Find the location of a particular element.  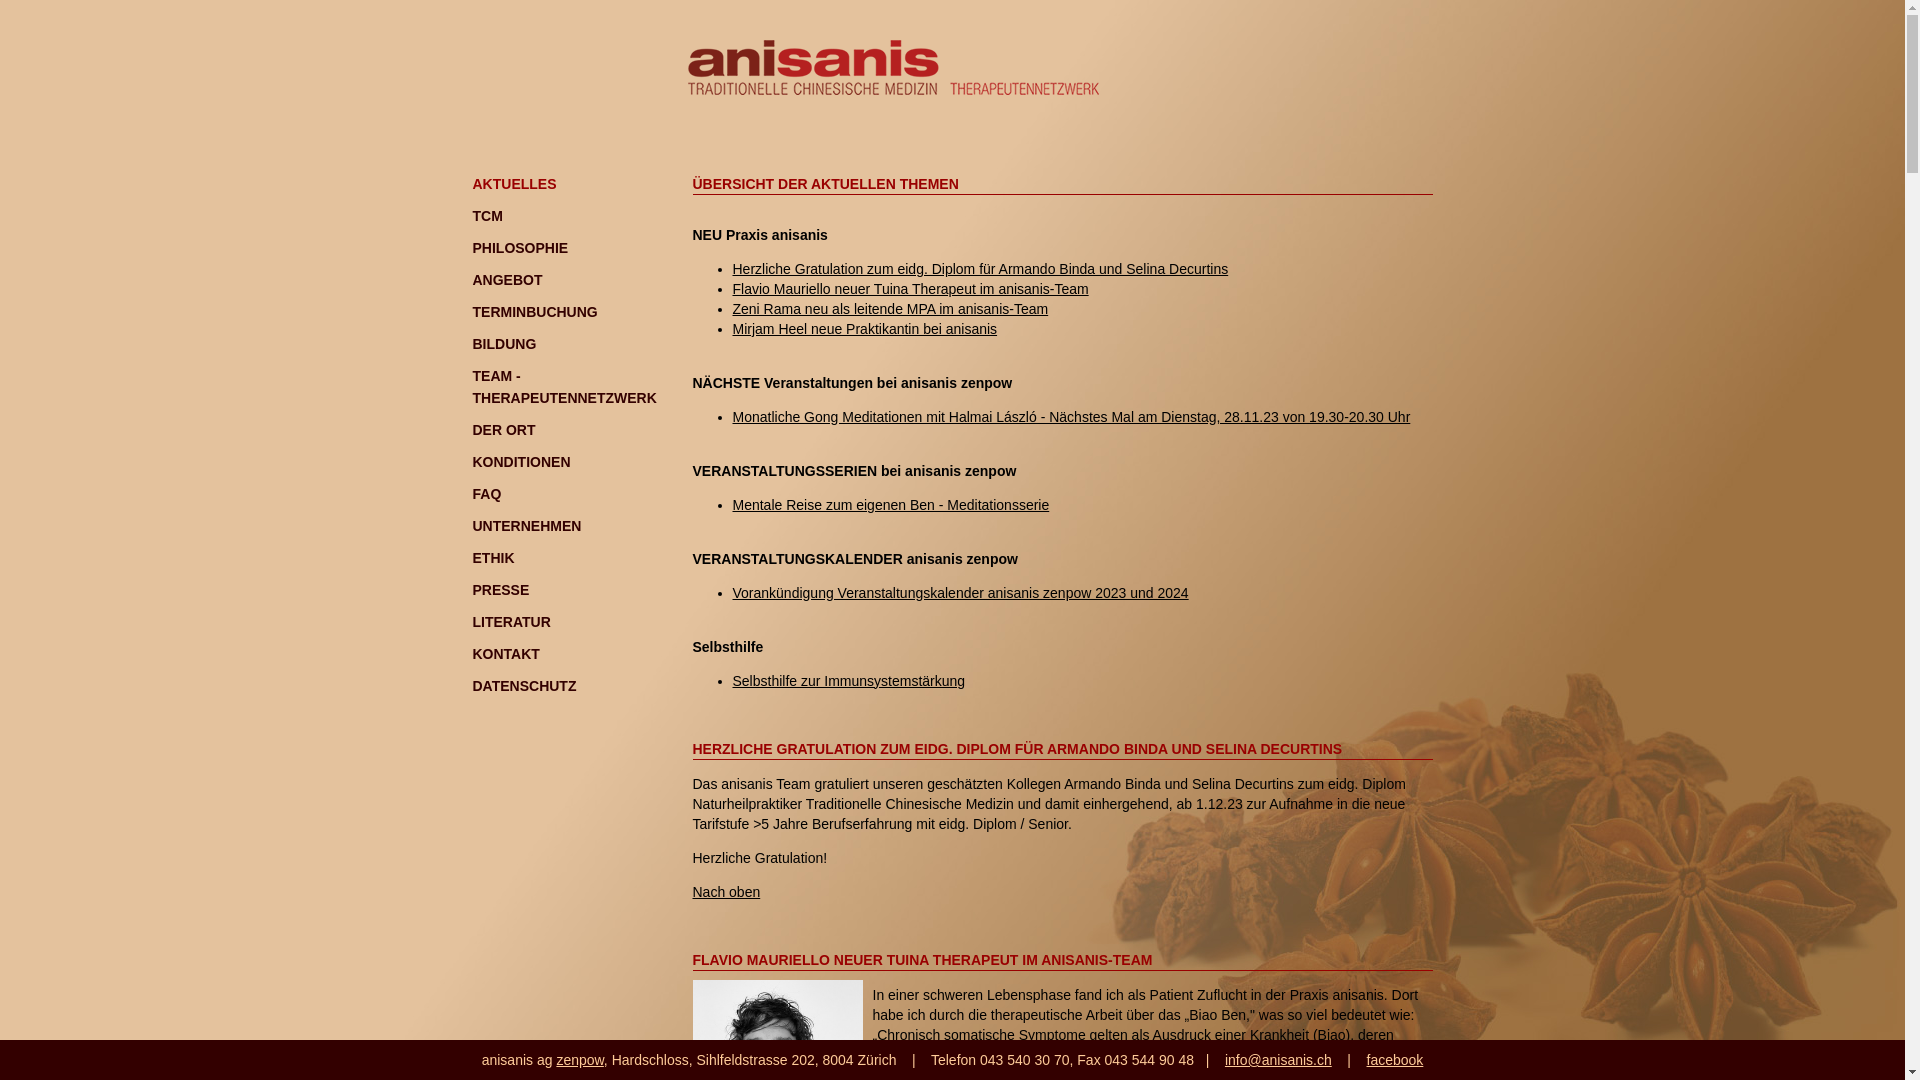

'TCM' is located at coordinates (486, 216).